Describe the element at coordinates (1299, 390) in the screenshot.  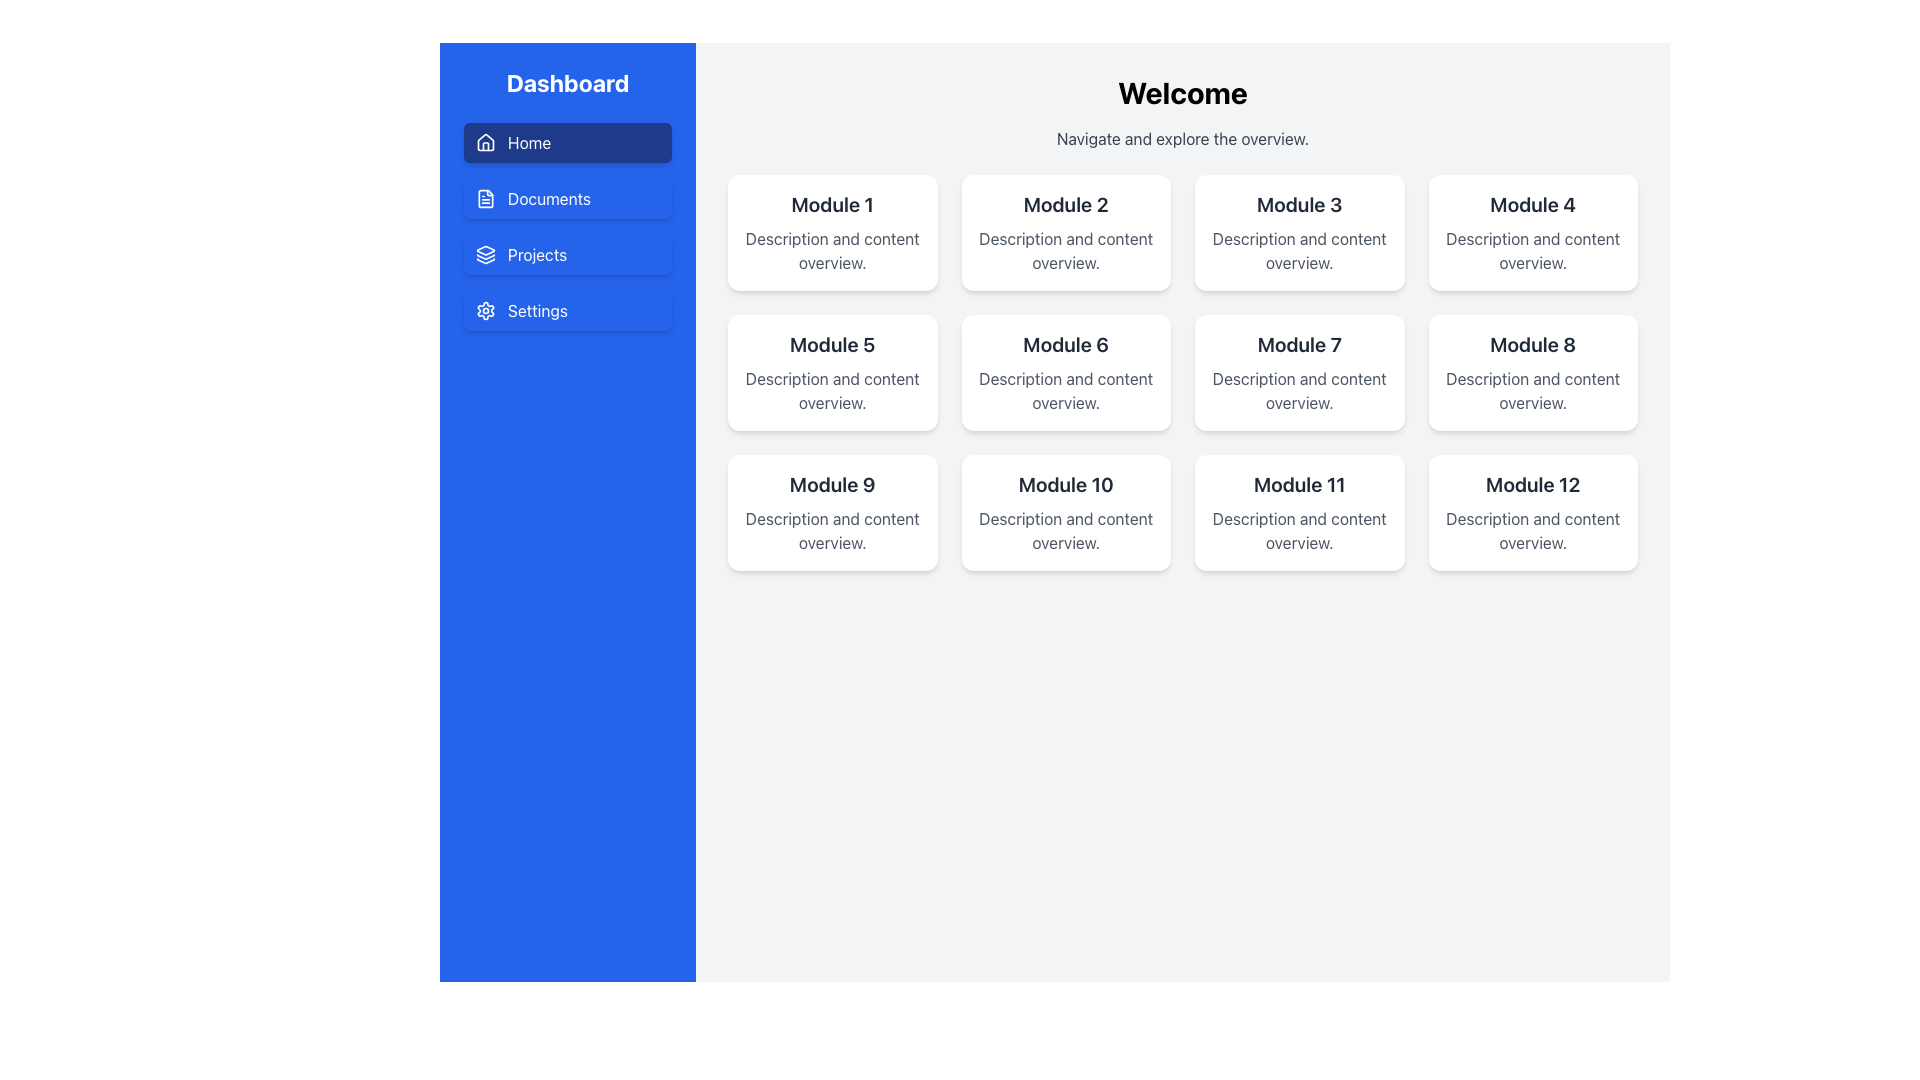
I see `the text block containing the phrase 'Description and content overview' that is styled with gray text color and positioned below the 'Module 7' title within the module's white, rounded, rectangular card box` at that location.